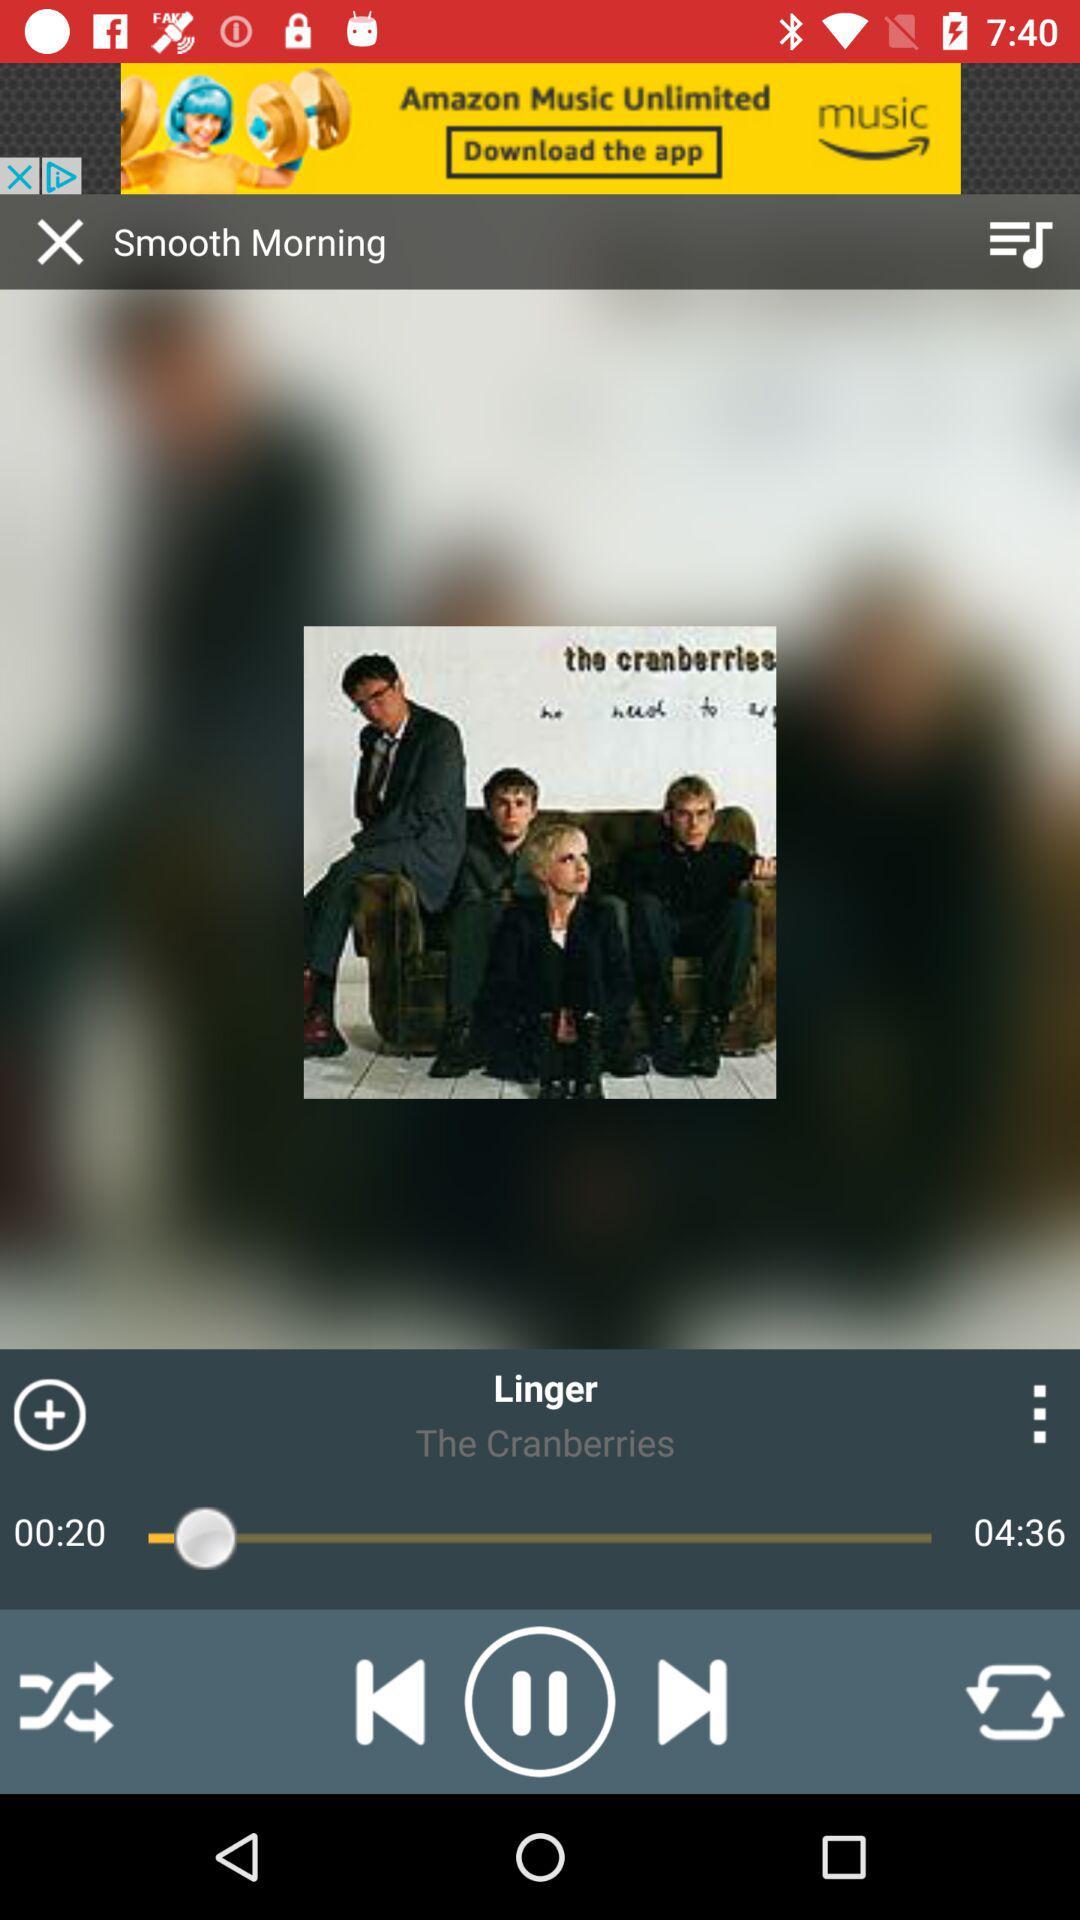 Image resolution: width=1080 pixels, height=1920 pixels. What do you see at coordinates (48, 1413) in the screenshot?
I see `the add icon` at bounding box center [48, 1413].